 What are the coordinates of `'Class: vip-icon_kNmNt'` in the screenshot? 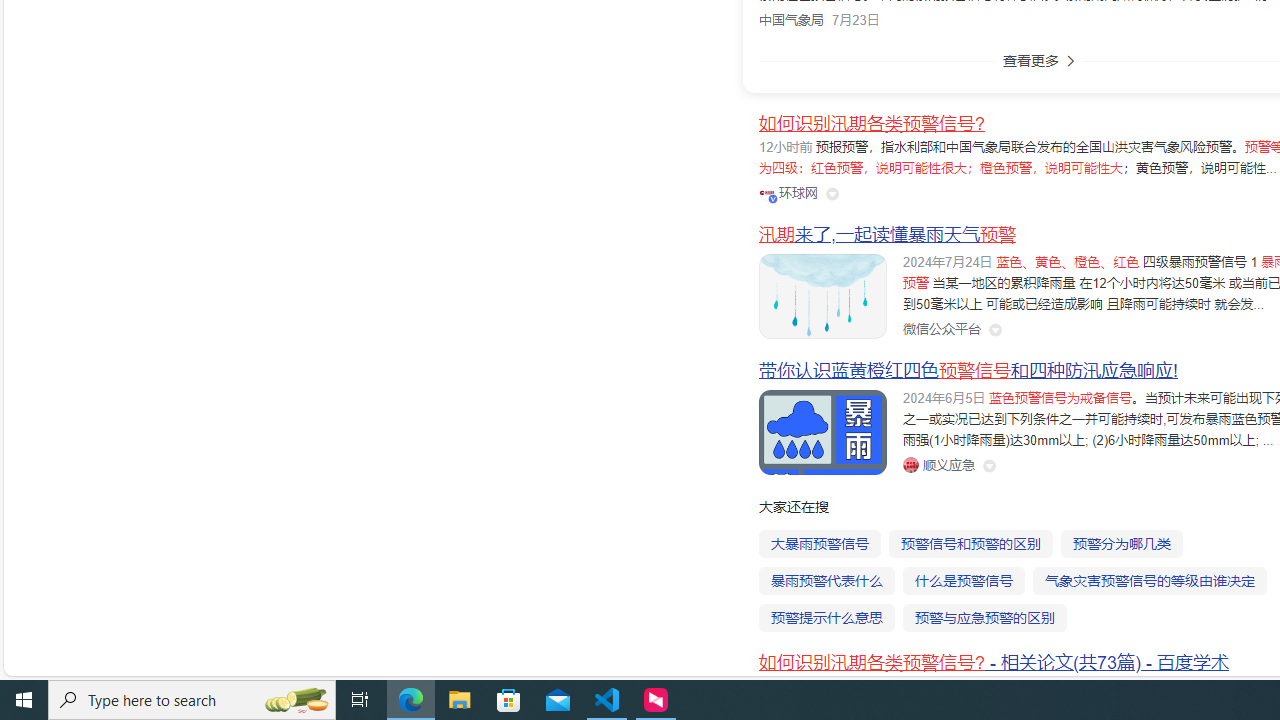 It's located at (772, 198).